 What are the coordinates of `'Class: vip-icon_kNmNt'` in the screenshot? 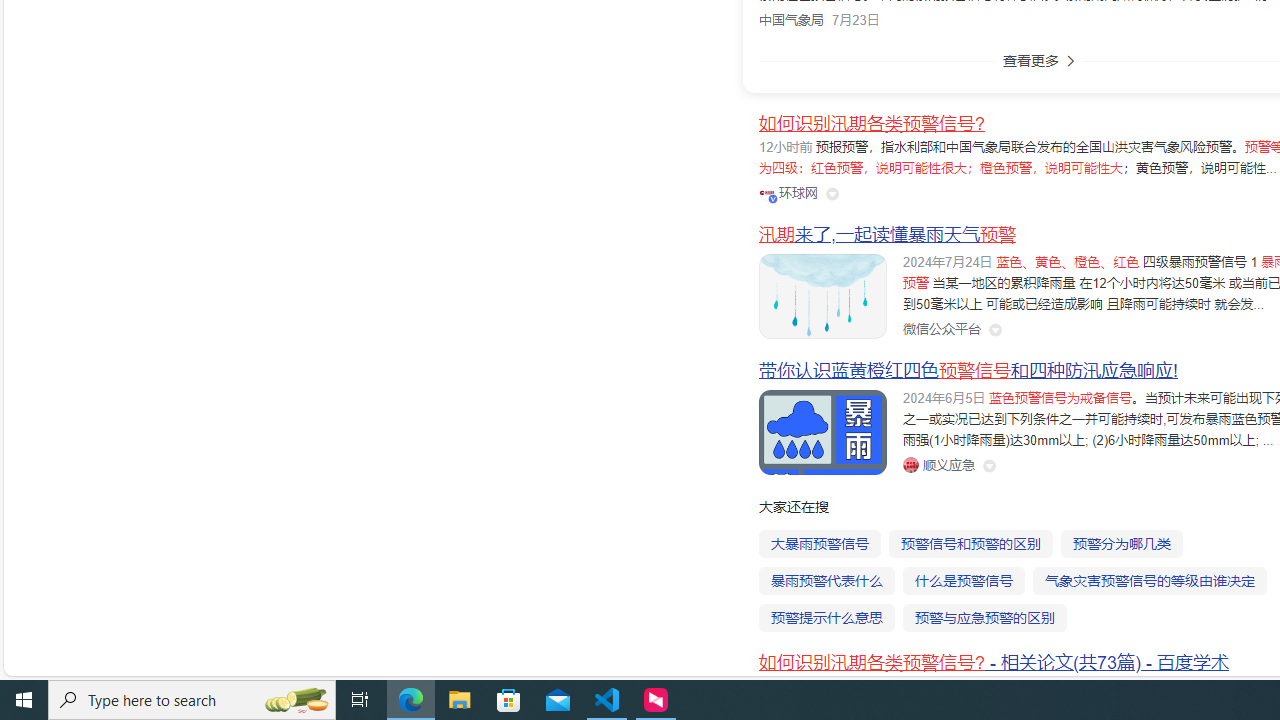 It's located at (772, 198).